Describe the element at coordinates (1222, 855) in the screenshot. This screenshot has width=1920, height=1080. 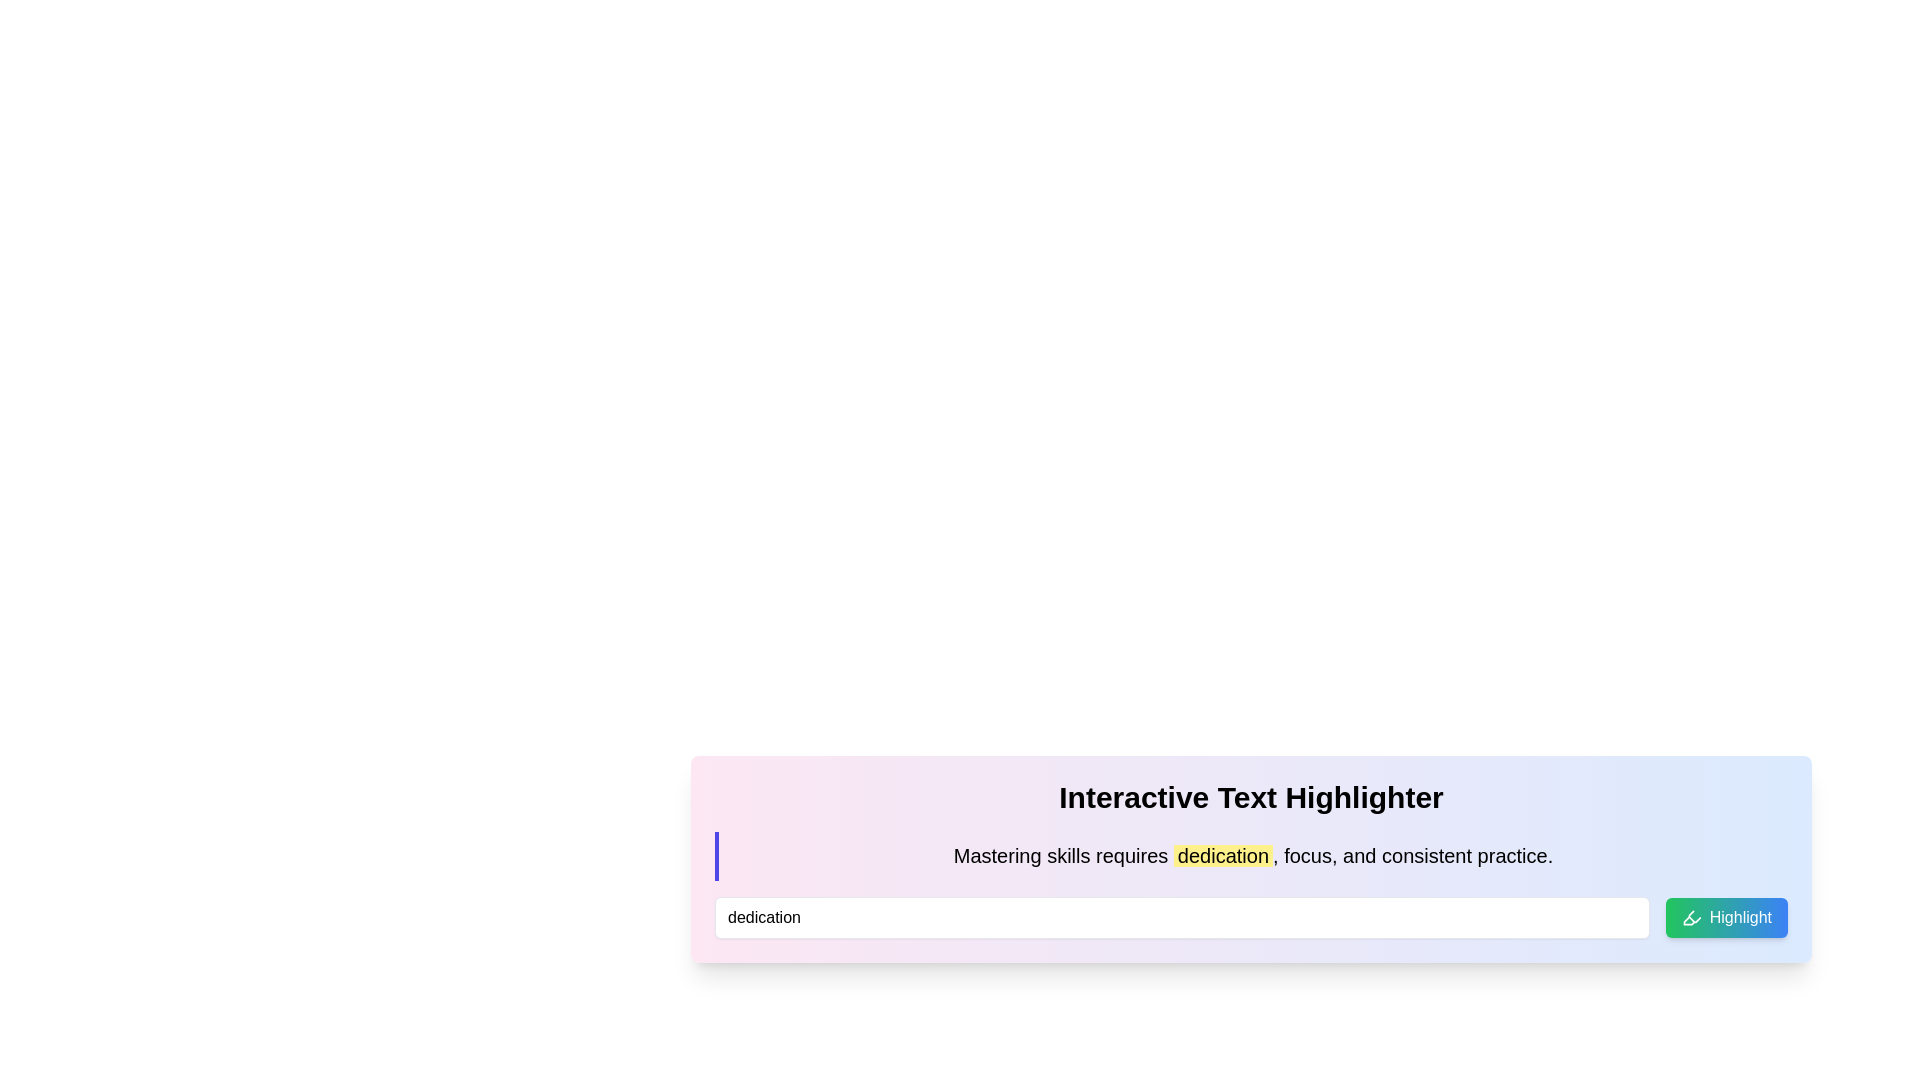
I see `the highlighted text emphasizing the word 'dedication' within the sentence 'Mastering skills requires dedication, focus, and consistent practice.'` at that location.